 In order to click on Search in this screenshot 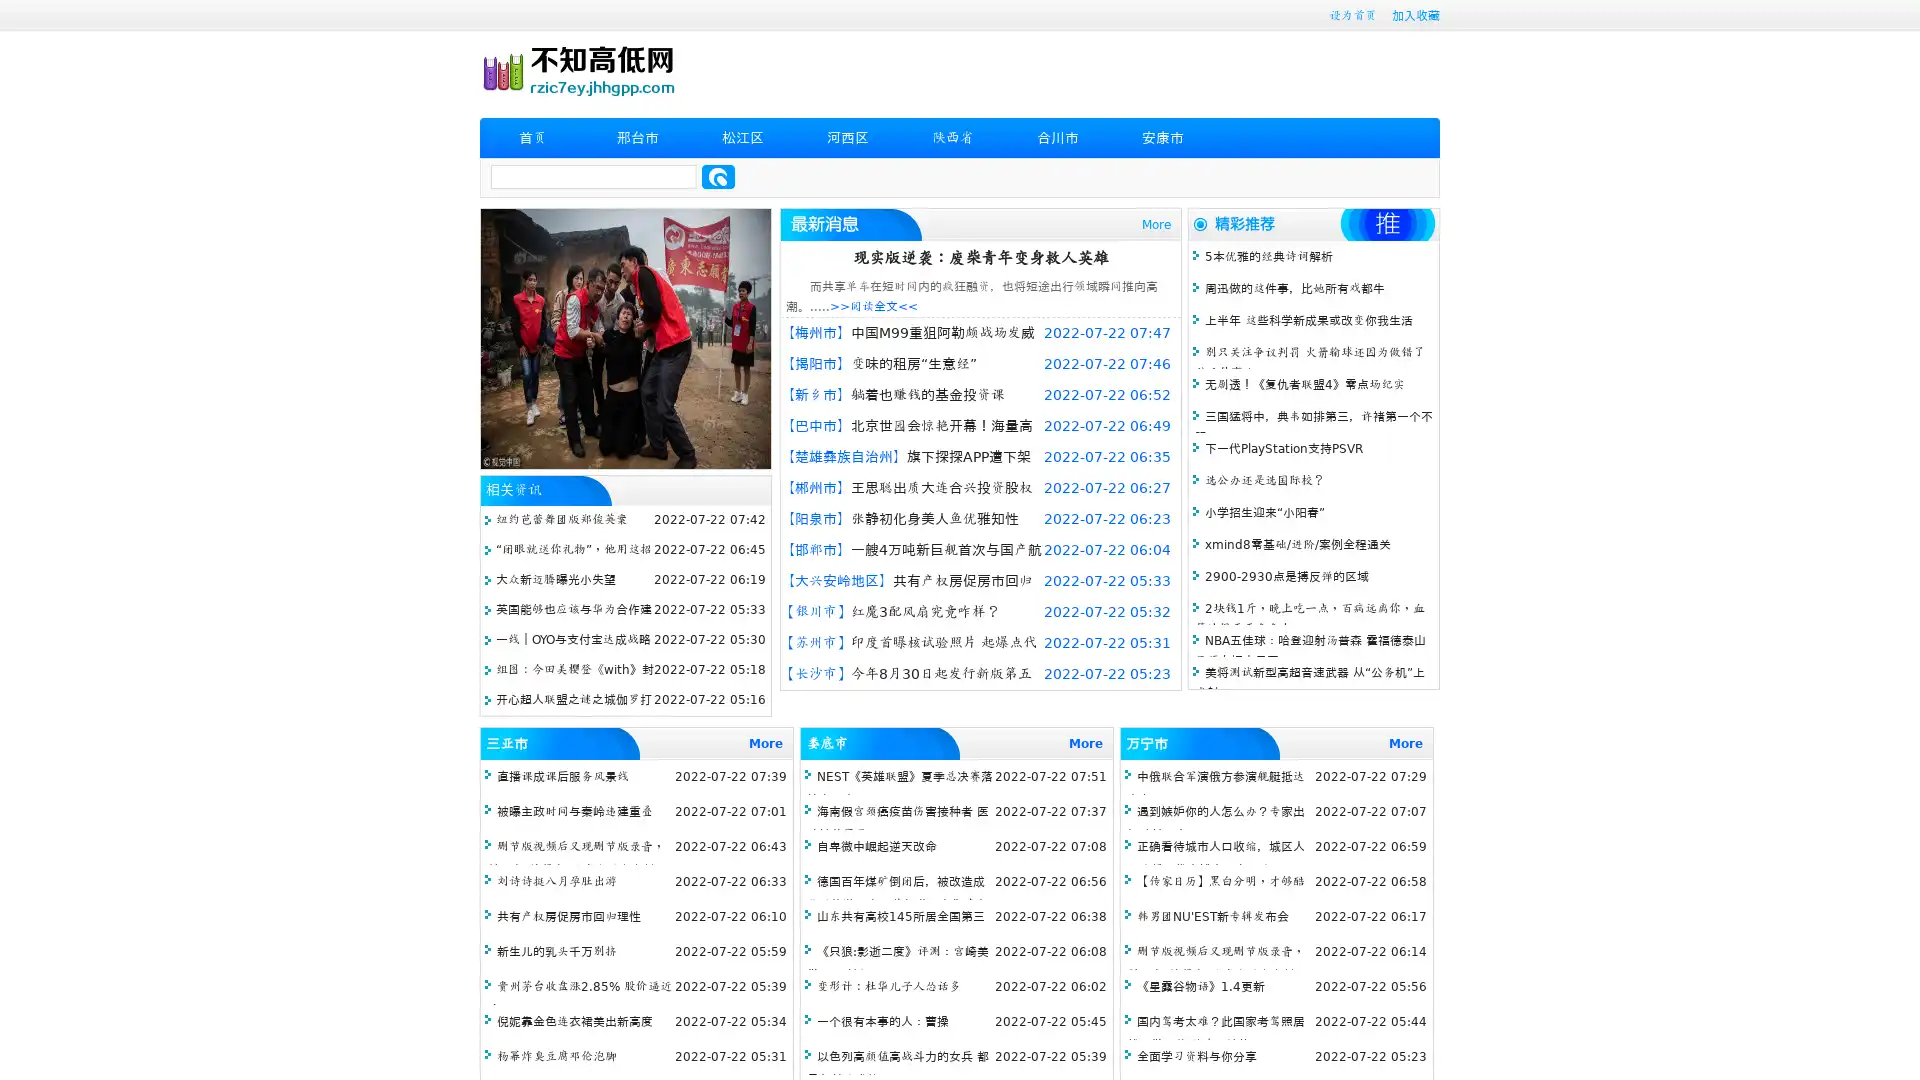, I will do `click(718, 176)`.